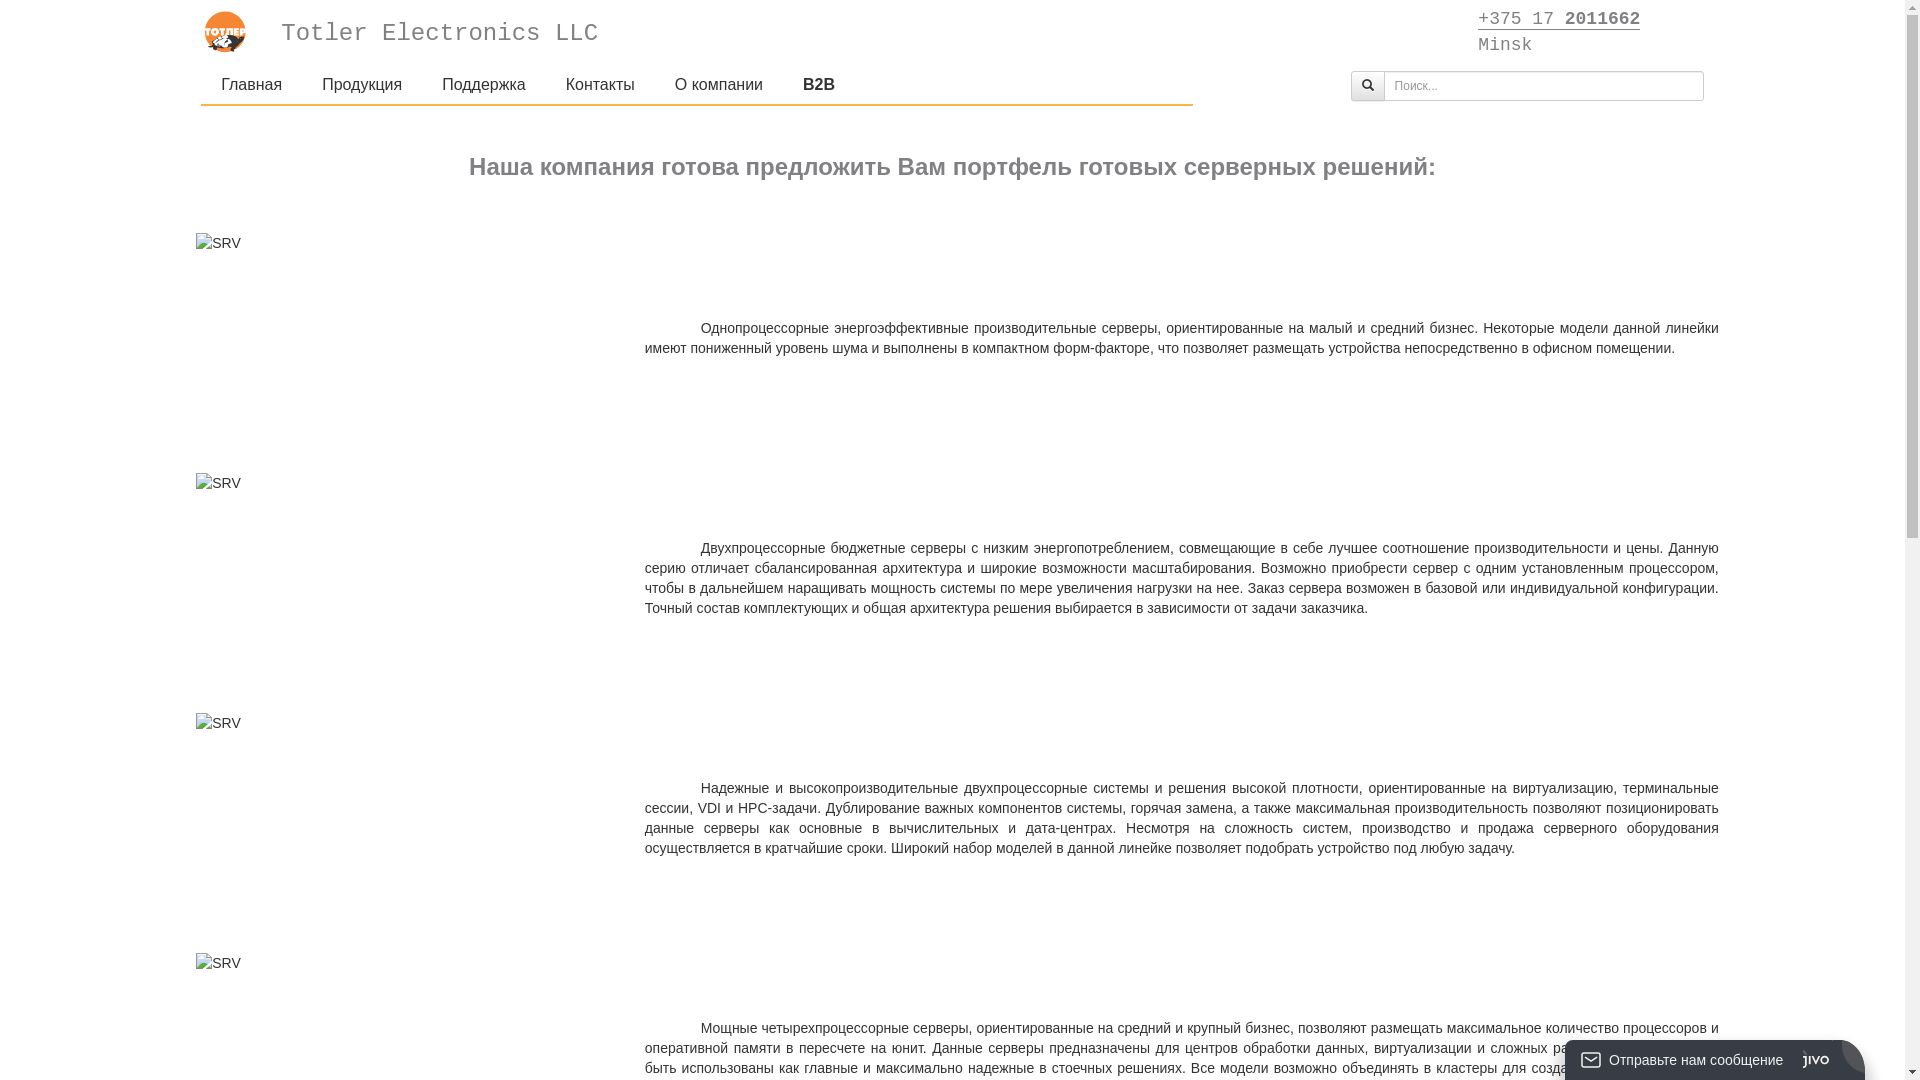 The width and height of the screenshot is (1920, 1080). What do you see at coordinates (781, 83) in the screenshot?
I see `'B2B'` at bounding box center [781, 83].